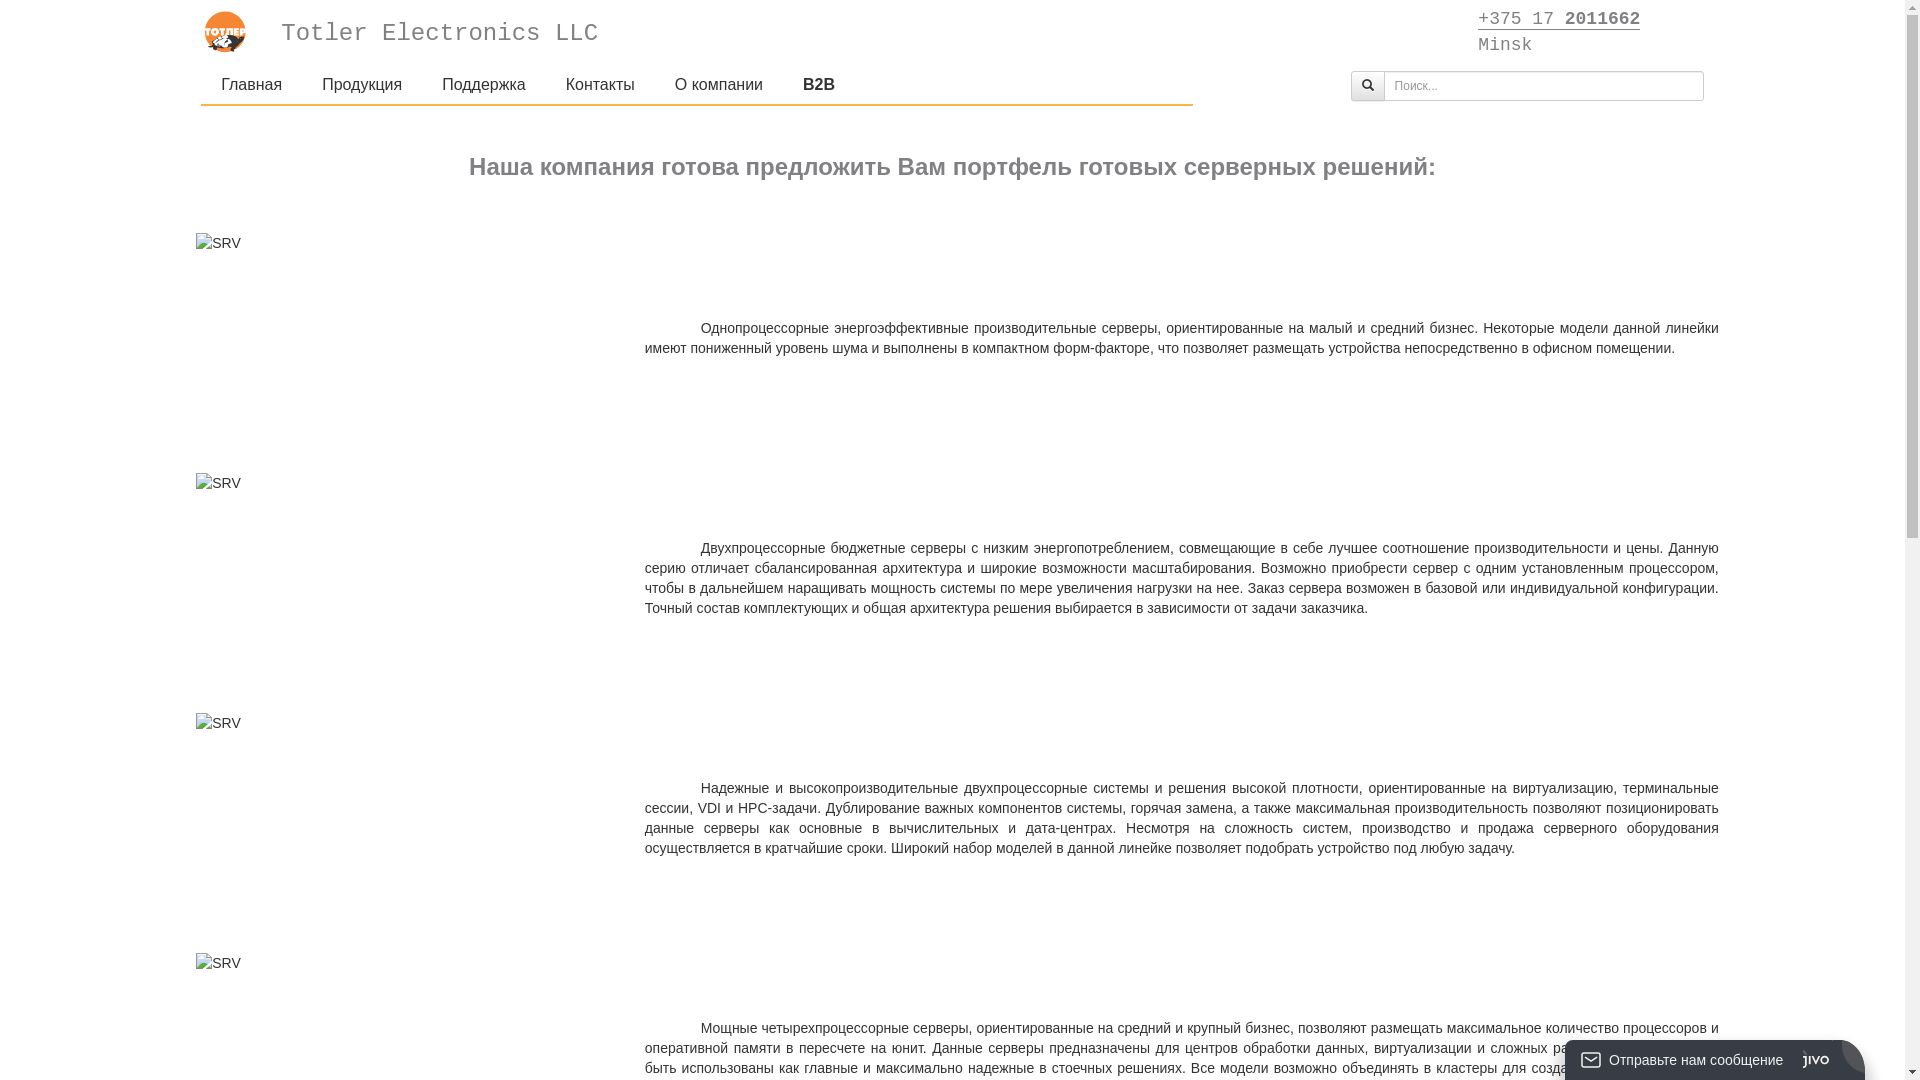 The width and height of the screenshot is (1920, 1080). What do you see at coordinates (781, 83) in the screenshot?
I see `'B2B'` at bounding box center [781, 83].